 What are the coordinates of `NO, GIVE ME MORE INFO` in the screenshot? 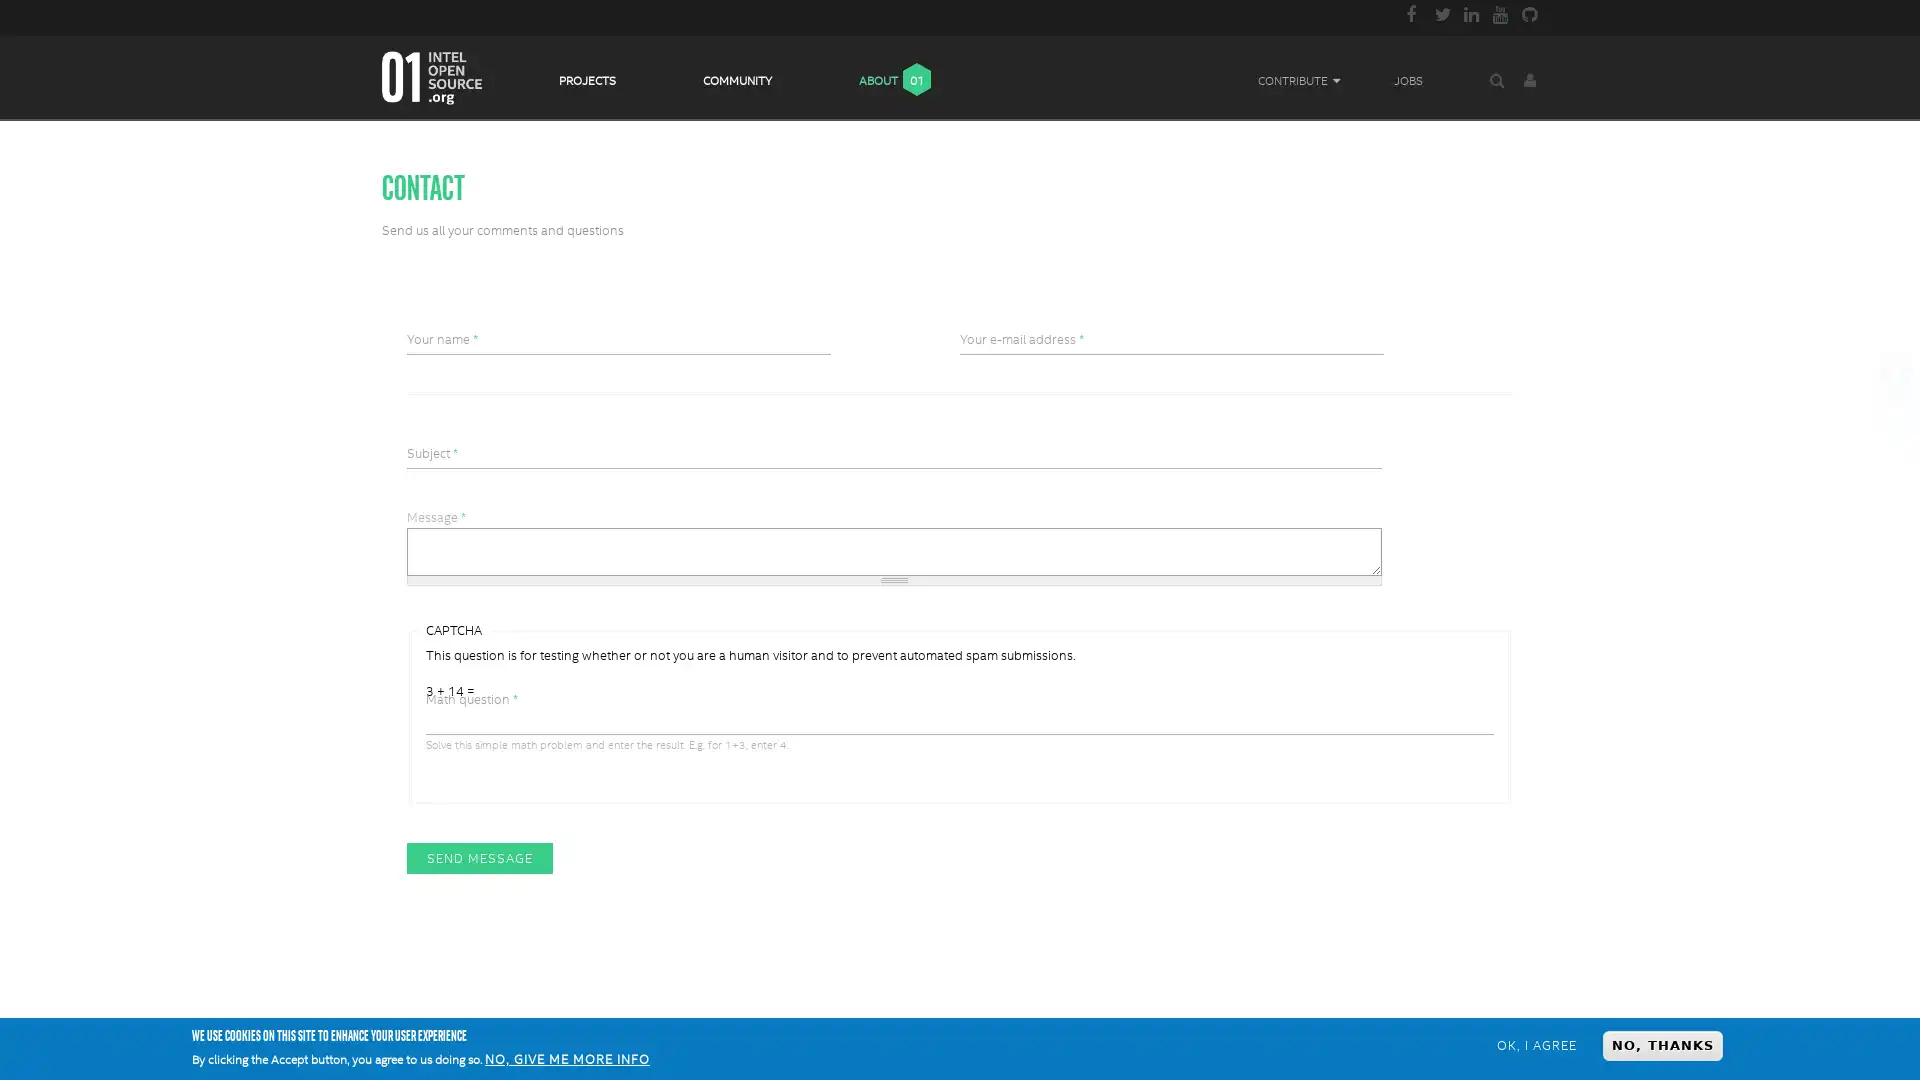 It's located at (566, 1059).